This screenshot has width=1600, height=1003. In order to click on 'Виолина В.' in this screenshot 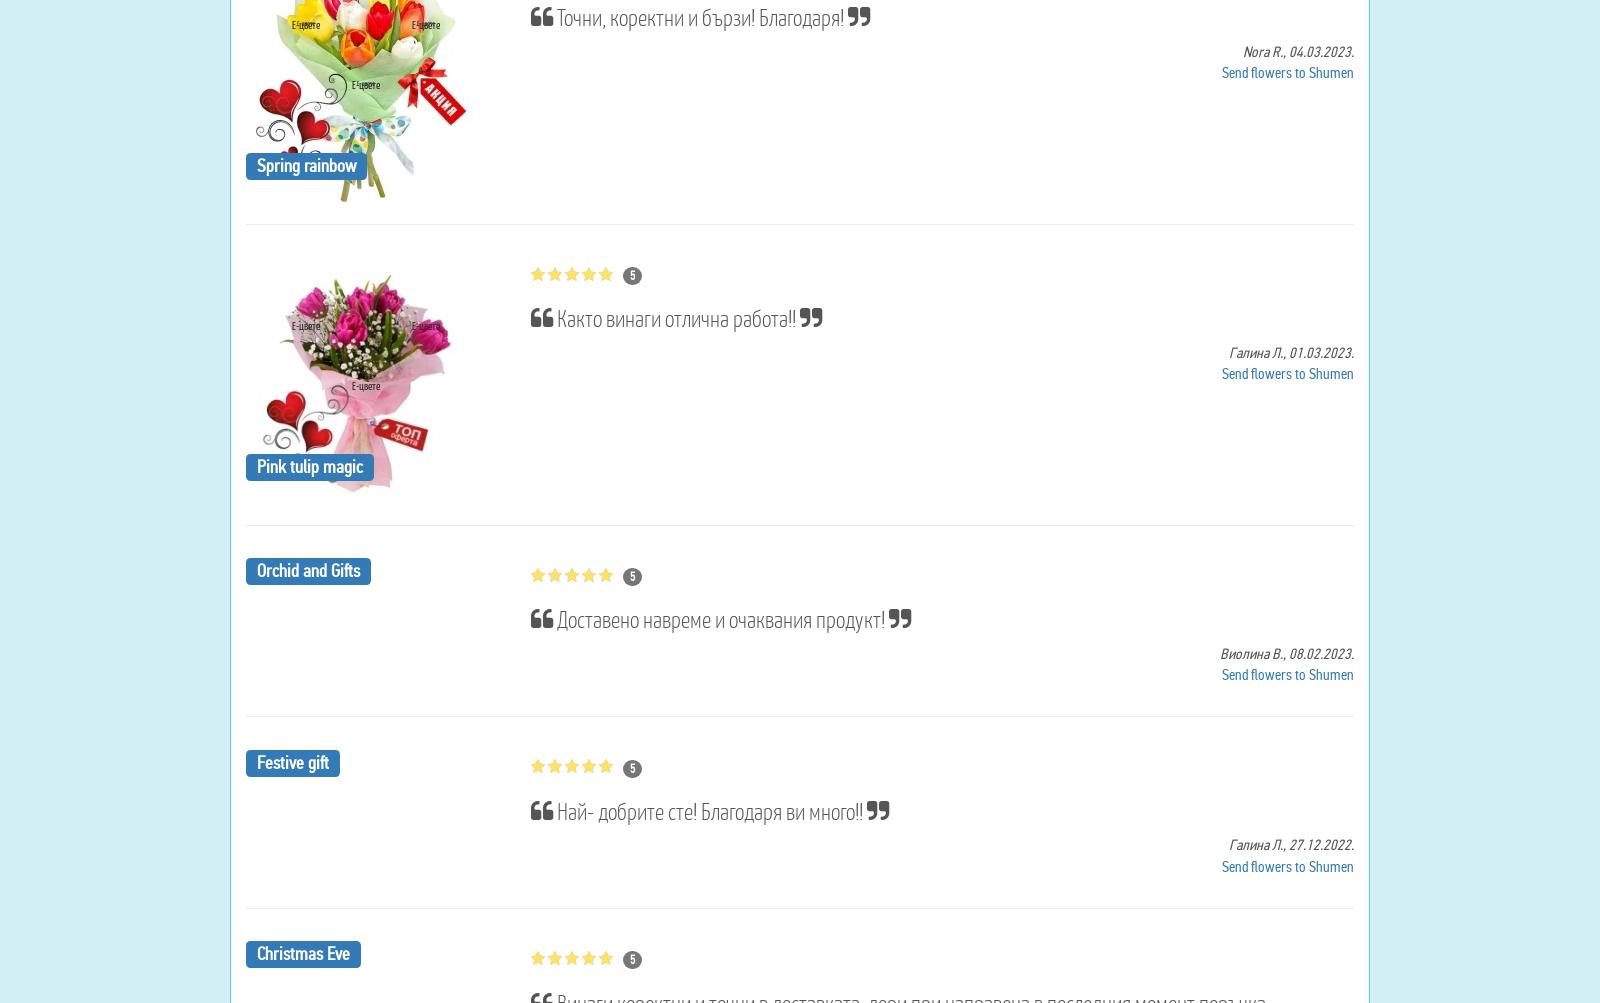, I will do `click(1219, 652)`.